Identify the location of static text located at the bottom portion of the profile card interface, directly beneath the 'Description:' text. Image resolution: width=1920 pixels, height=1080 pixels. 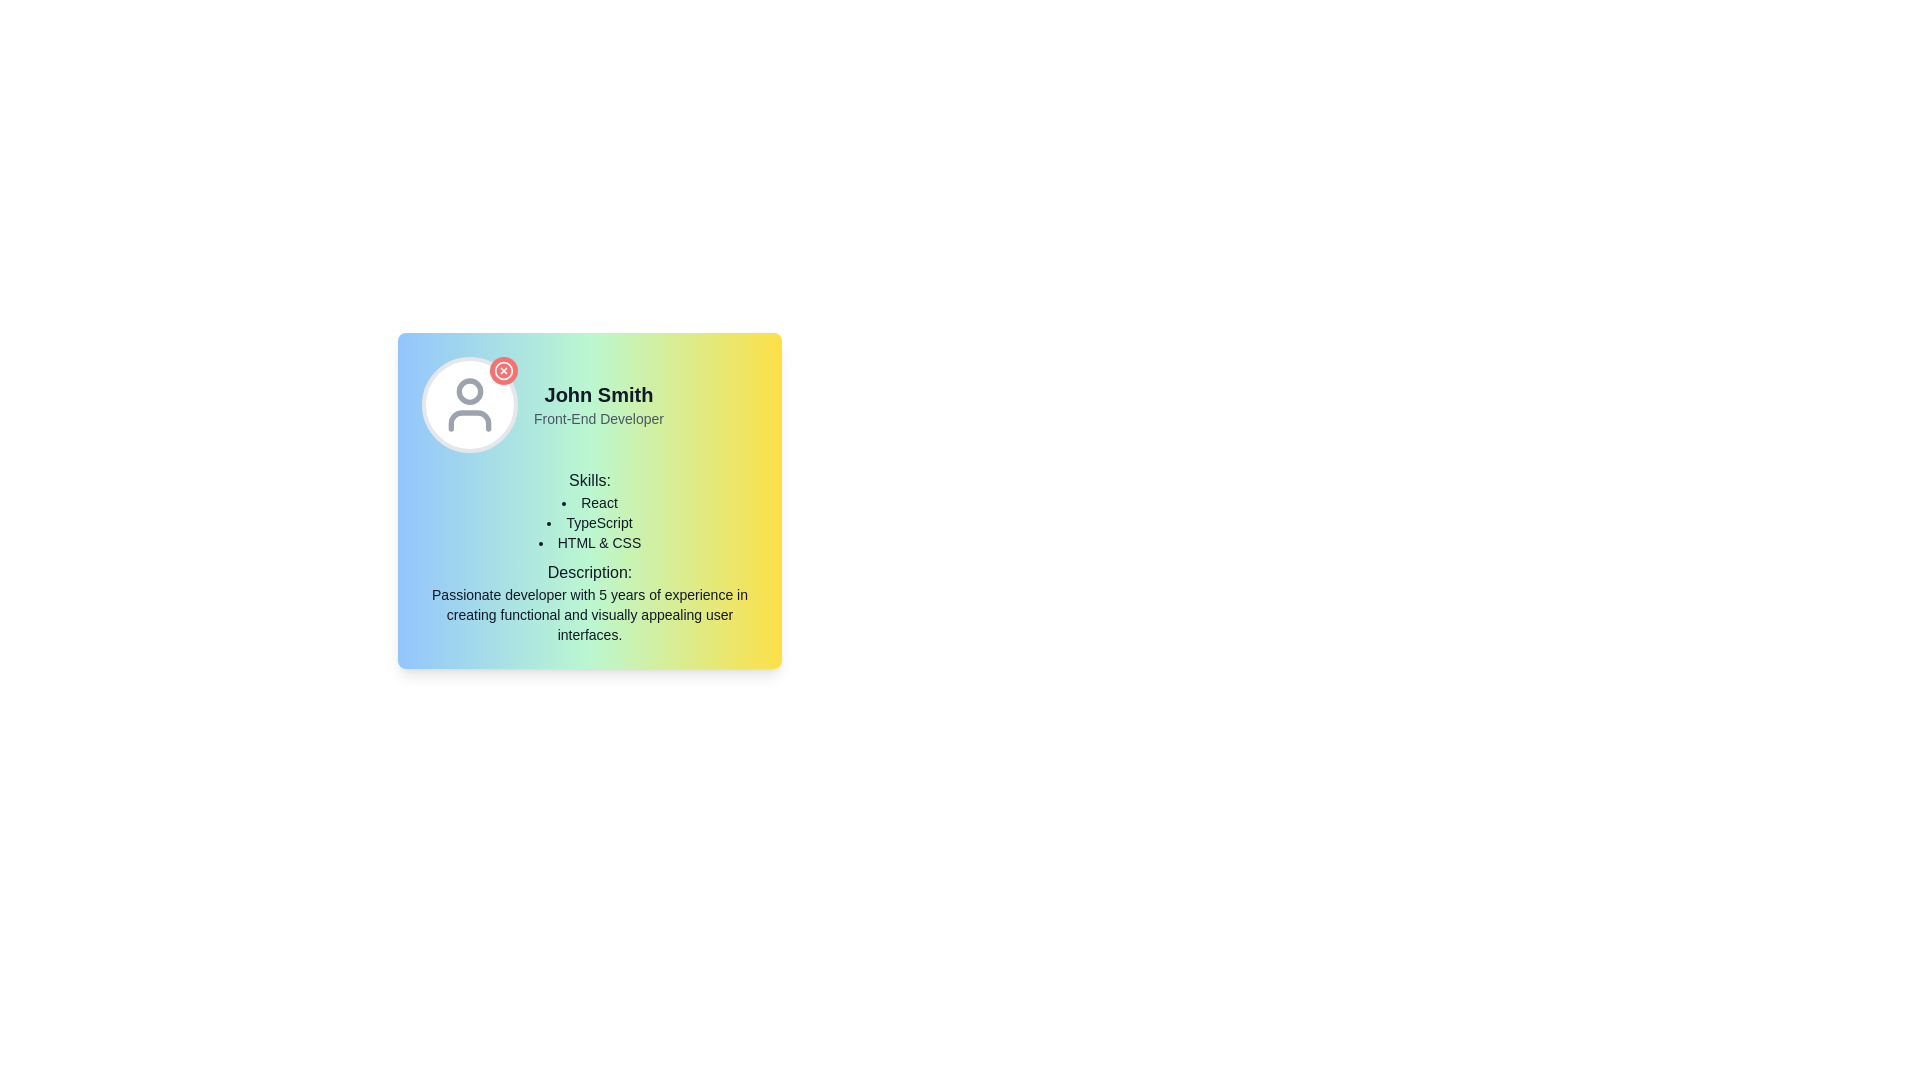
(589, 613).